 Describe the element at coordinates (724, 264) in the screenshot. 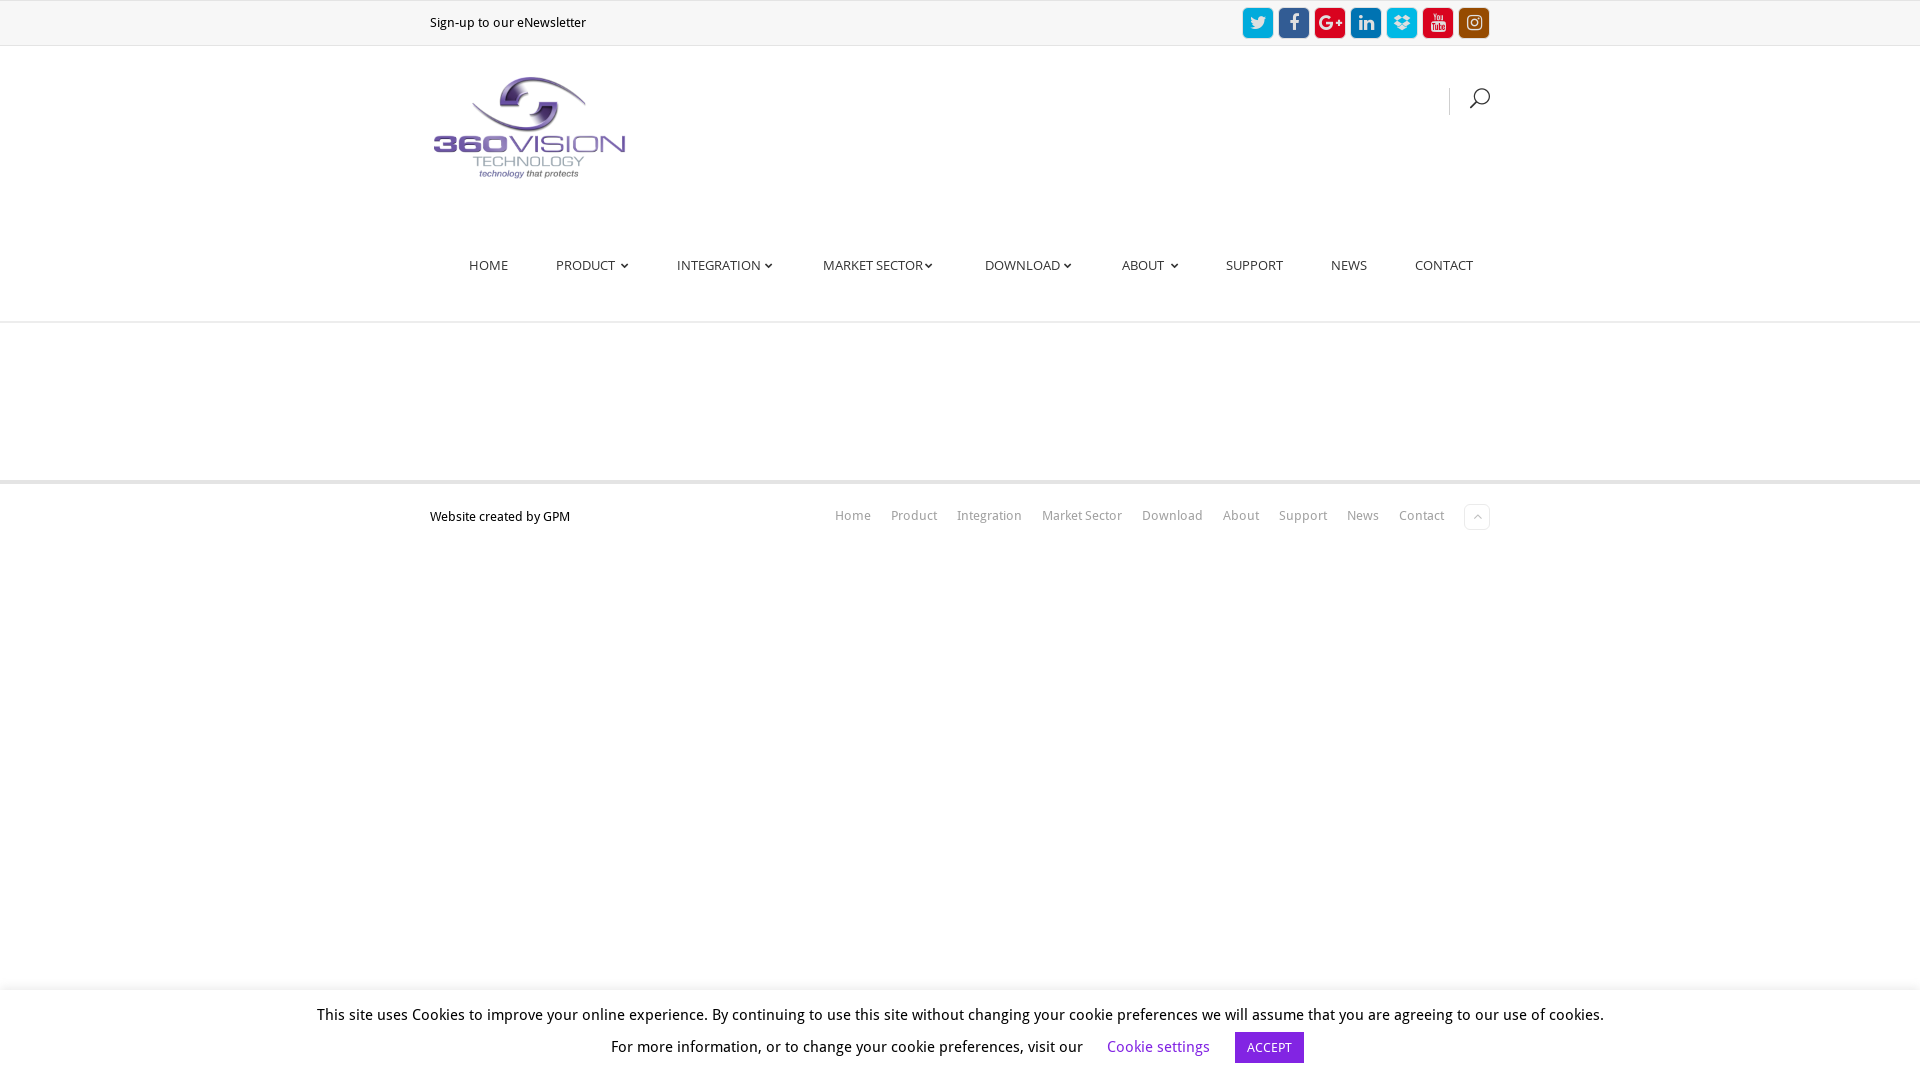

I see `'INTEGRATION'` at that location.